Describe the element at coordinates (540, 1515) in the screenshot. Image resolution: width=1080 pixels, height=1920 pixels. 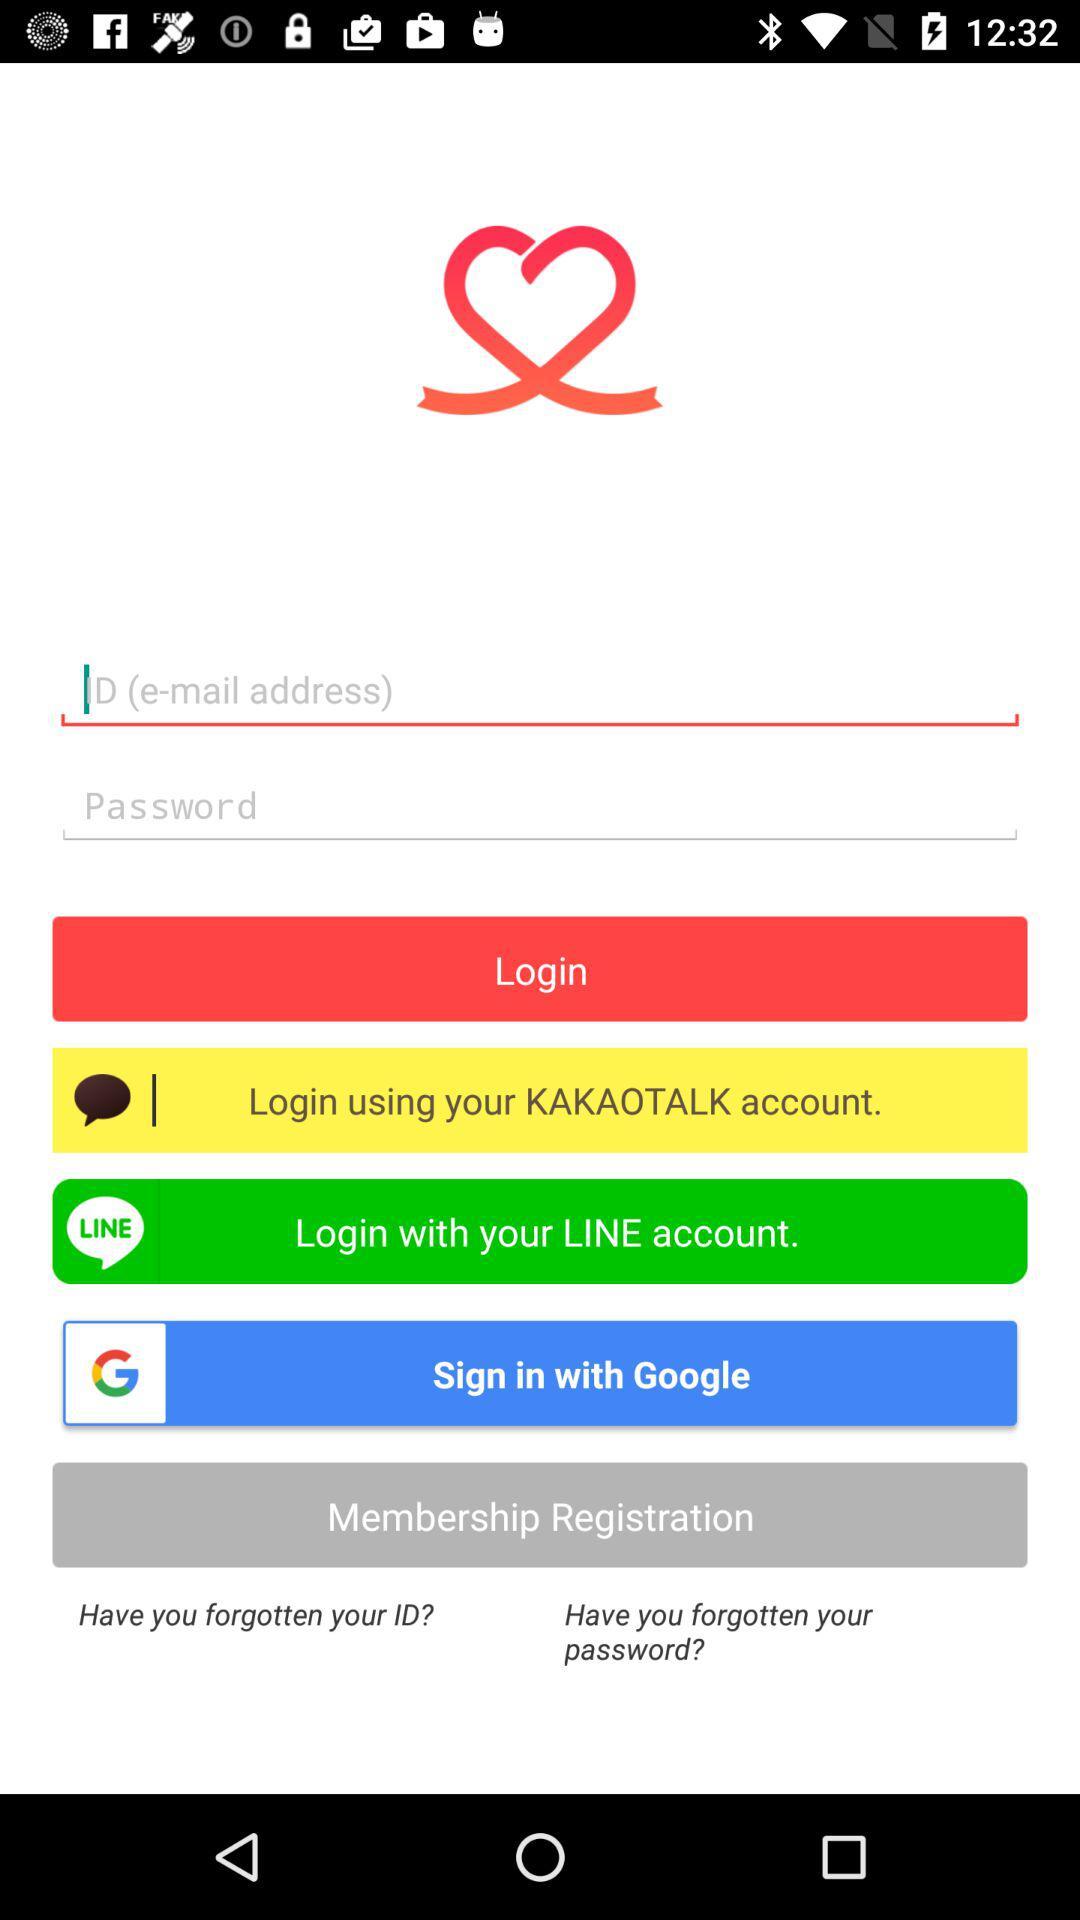
I see `membership registration` at that location.